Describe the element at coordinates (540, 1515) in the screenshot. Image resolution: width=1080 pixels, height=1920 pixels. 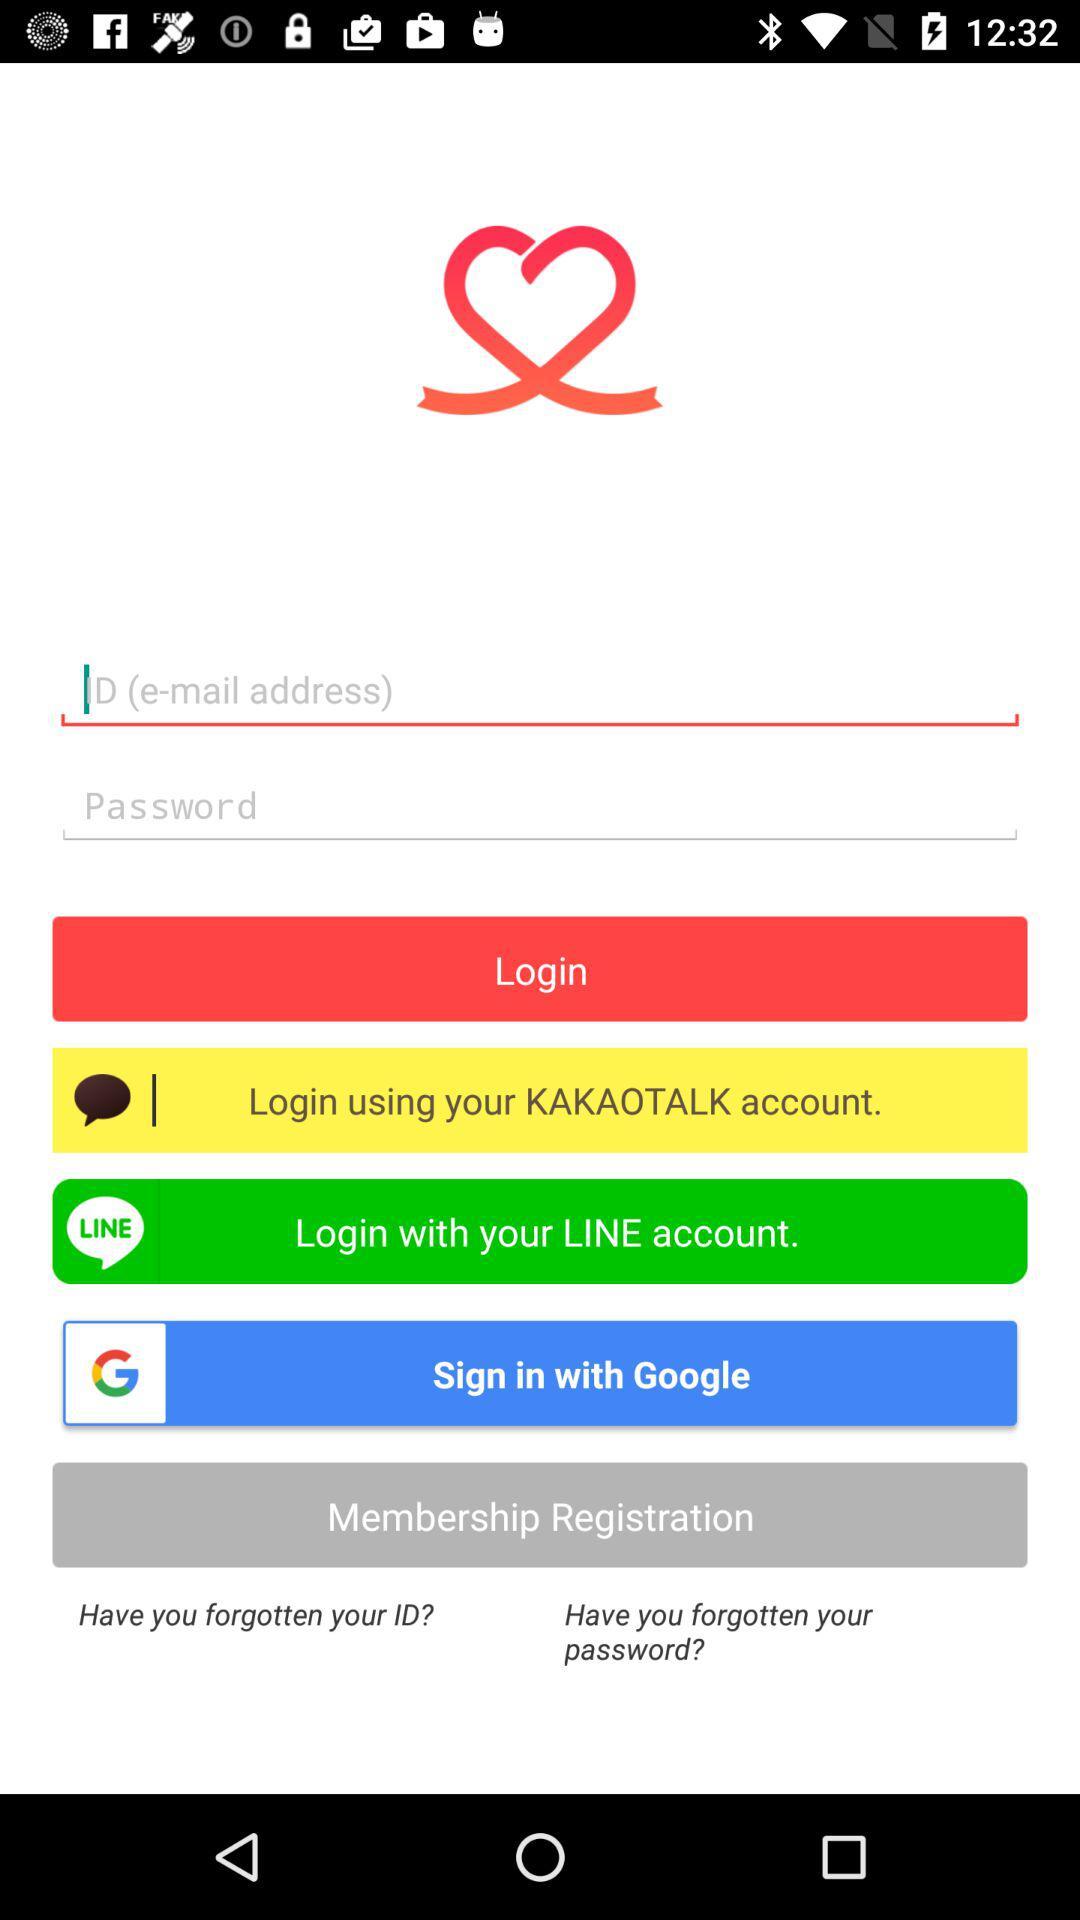
I see `membership registration` at that location.